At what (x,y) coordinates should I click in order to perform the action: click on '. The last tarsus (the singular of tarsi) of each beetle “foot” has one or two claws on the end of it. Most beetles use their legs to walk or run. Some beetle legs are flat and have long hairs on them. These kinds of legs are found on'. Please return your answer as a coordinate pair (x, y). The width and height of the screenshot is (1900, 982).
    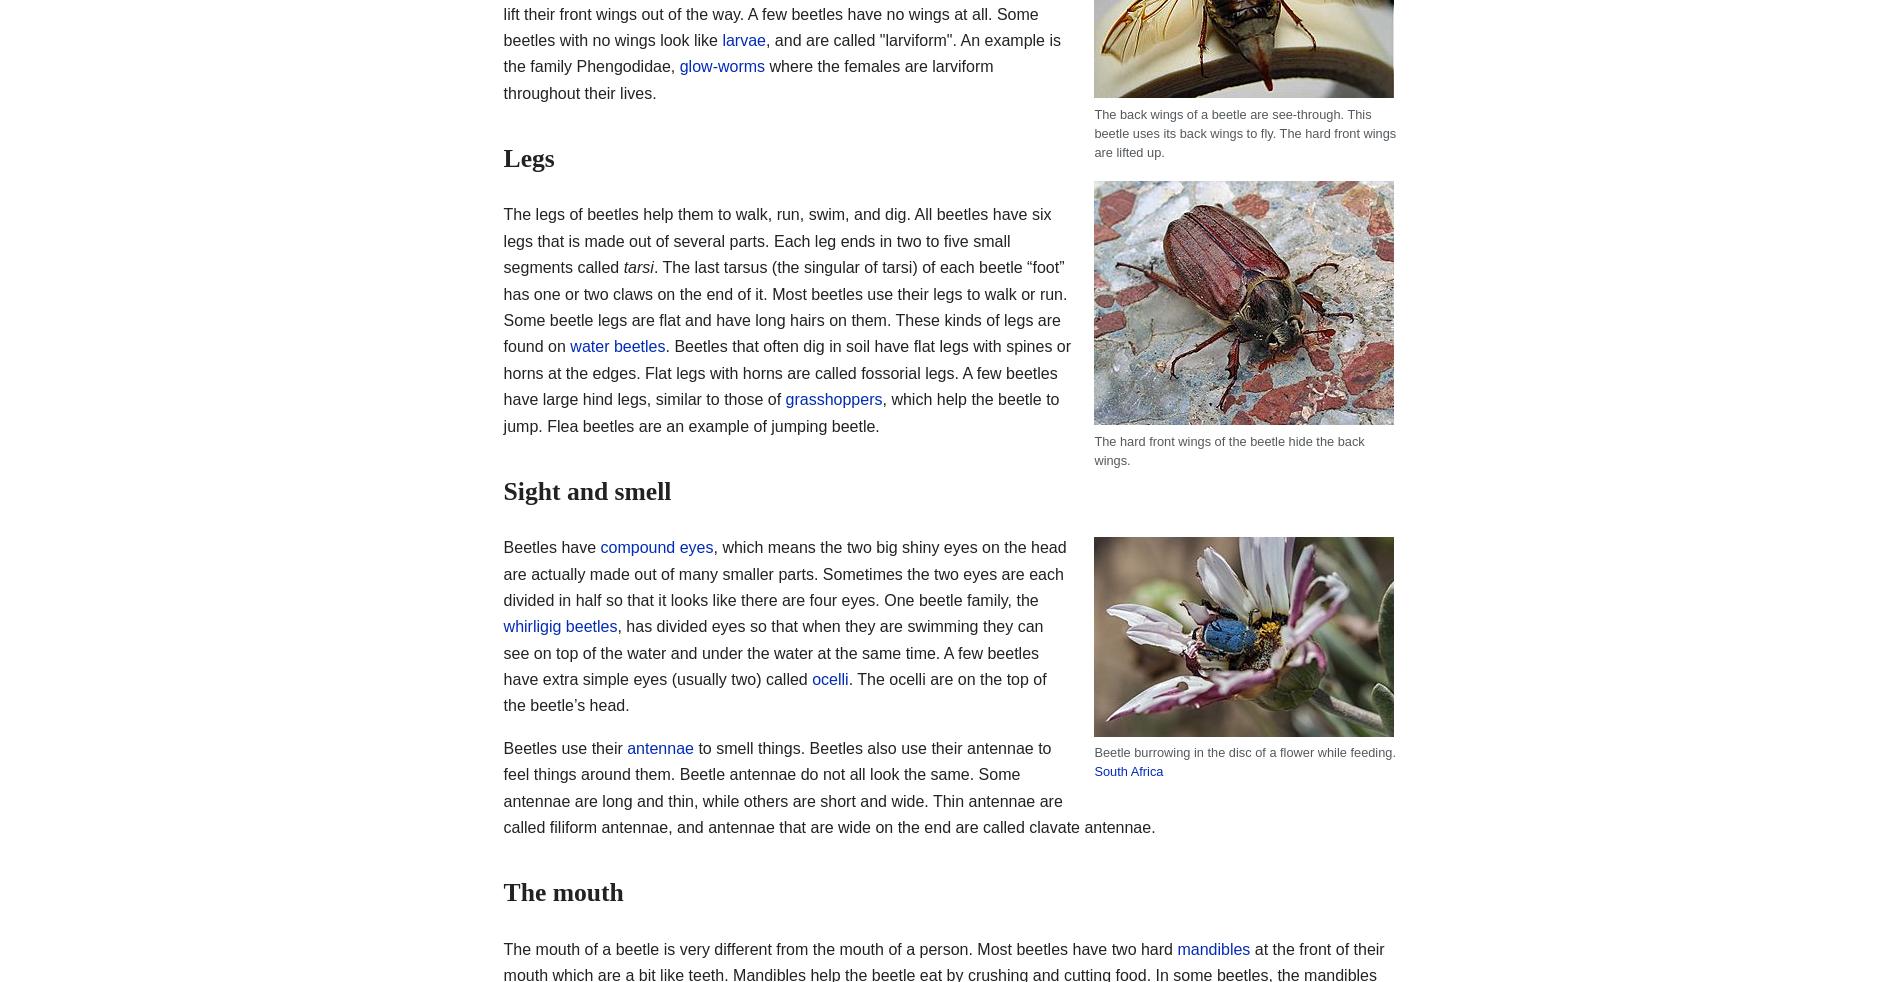
    Looking at the image, I should click on (784, 306).